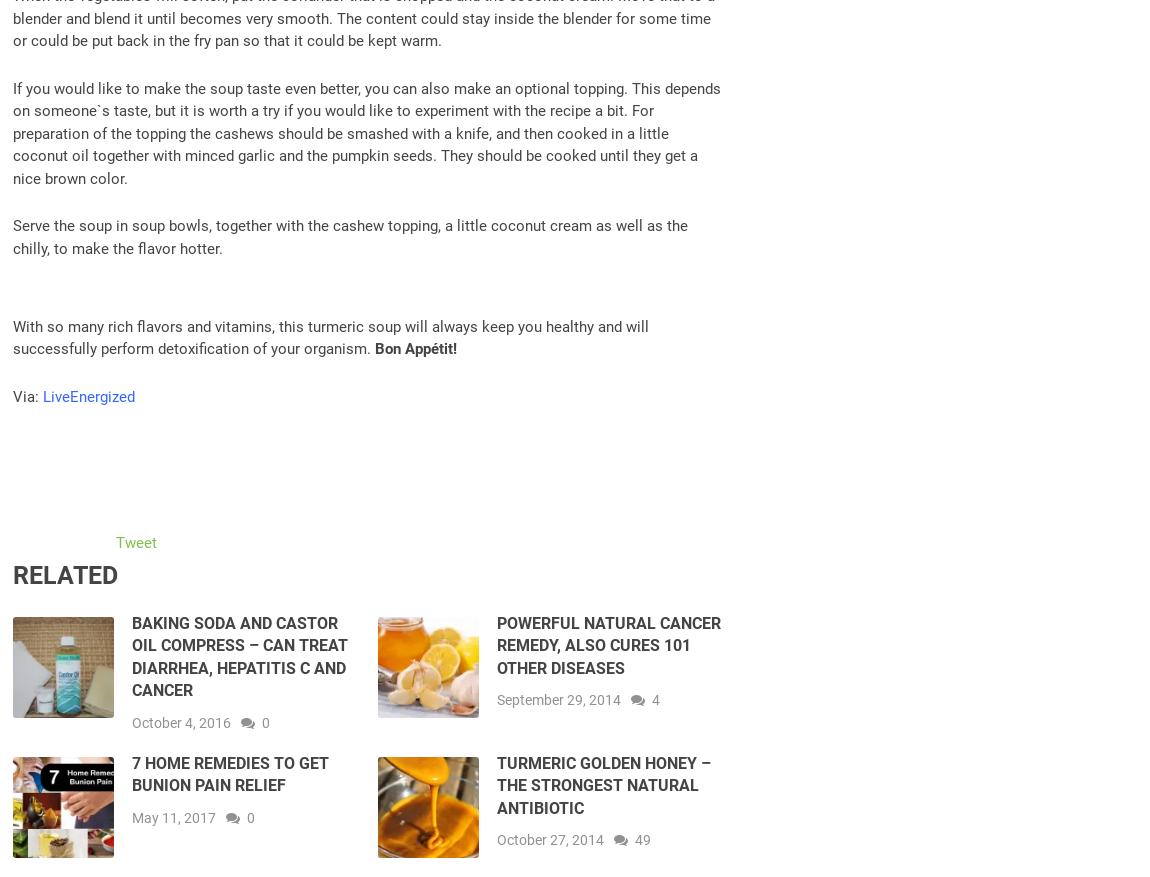 This screenshot has width=1150, height=877. Describe the element at coordinates (88, 394) in the screenshot. I see `'LiveEnergized'` at that location.